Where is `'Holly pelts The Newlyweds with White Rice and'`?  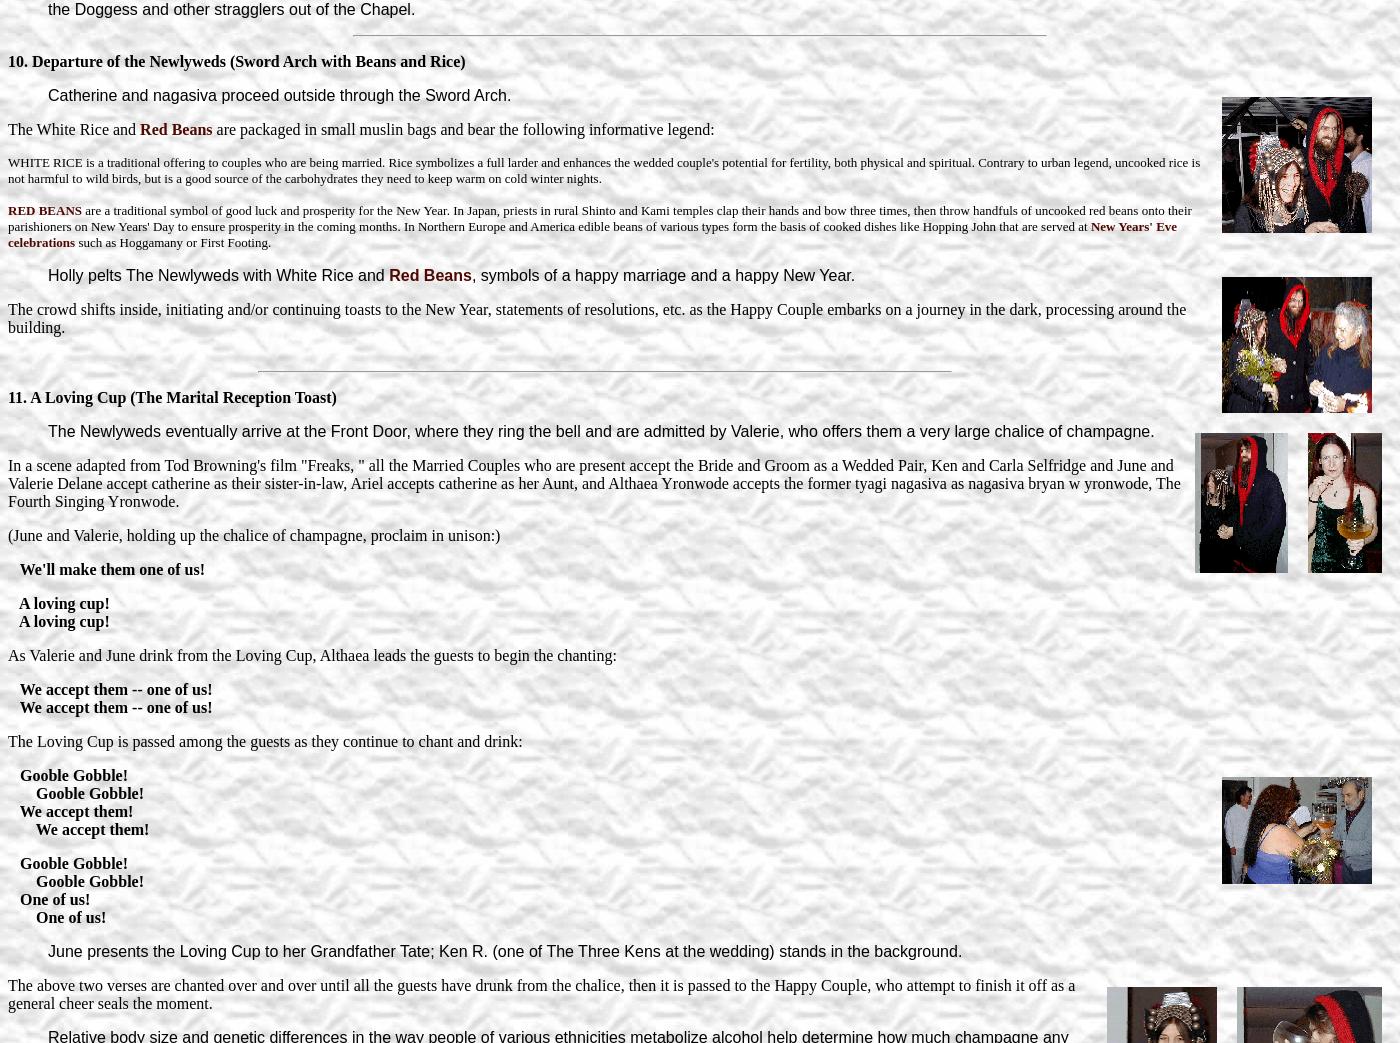 'Holly pelts The Newlyweds with White Rice and' is located at coordinates (218, 274).